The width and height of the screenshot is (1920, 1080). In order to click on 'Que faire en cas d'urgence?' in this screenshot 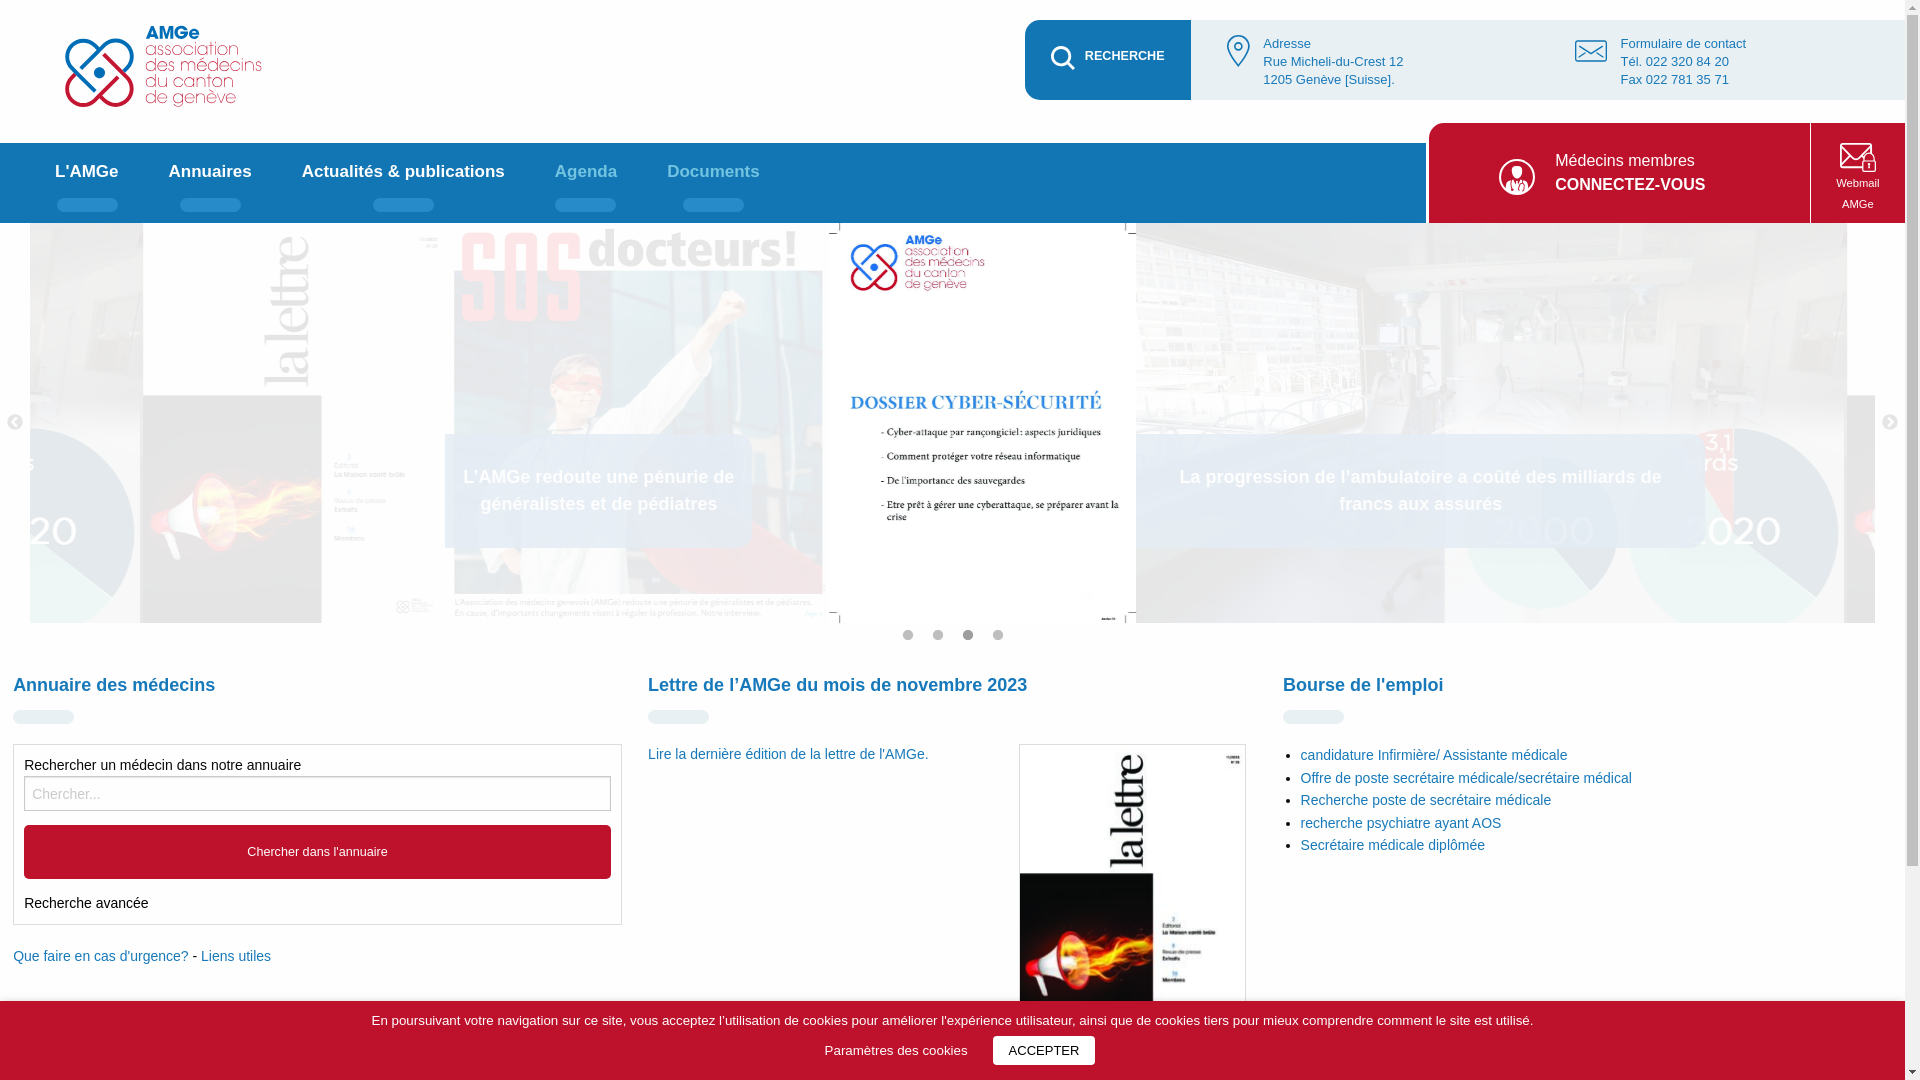, I will do `click(99, 955)`.